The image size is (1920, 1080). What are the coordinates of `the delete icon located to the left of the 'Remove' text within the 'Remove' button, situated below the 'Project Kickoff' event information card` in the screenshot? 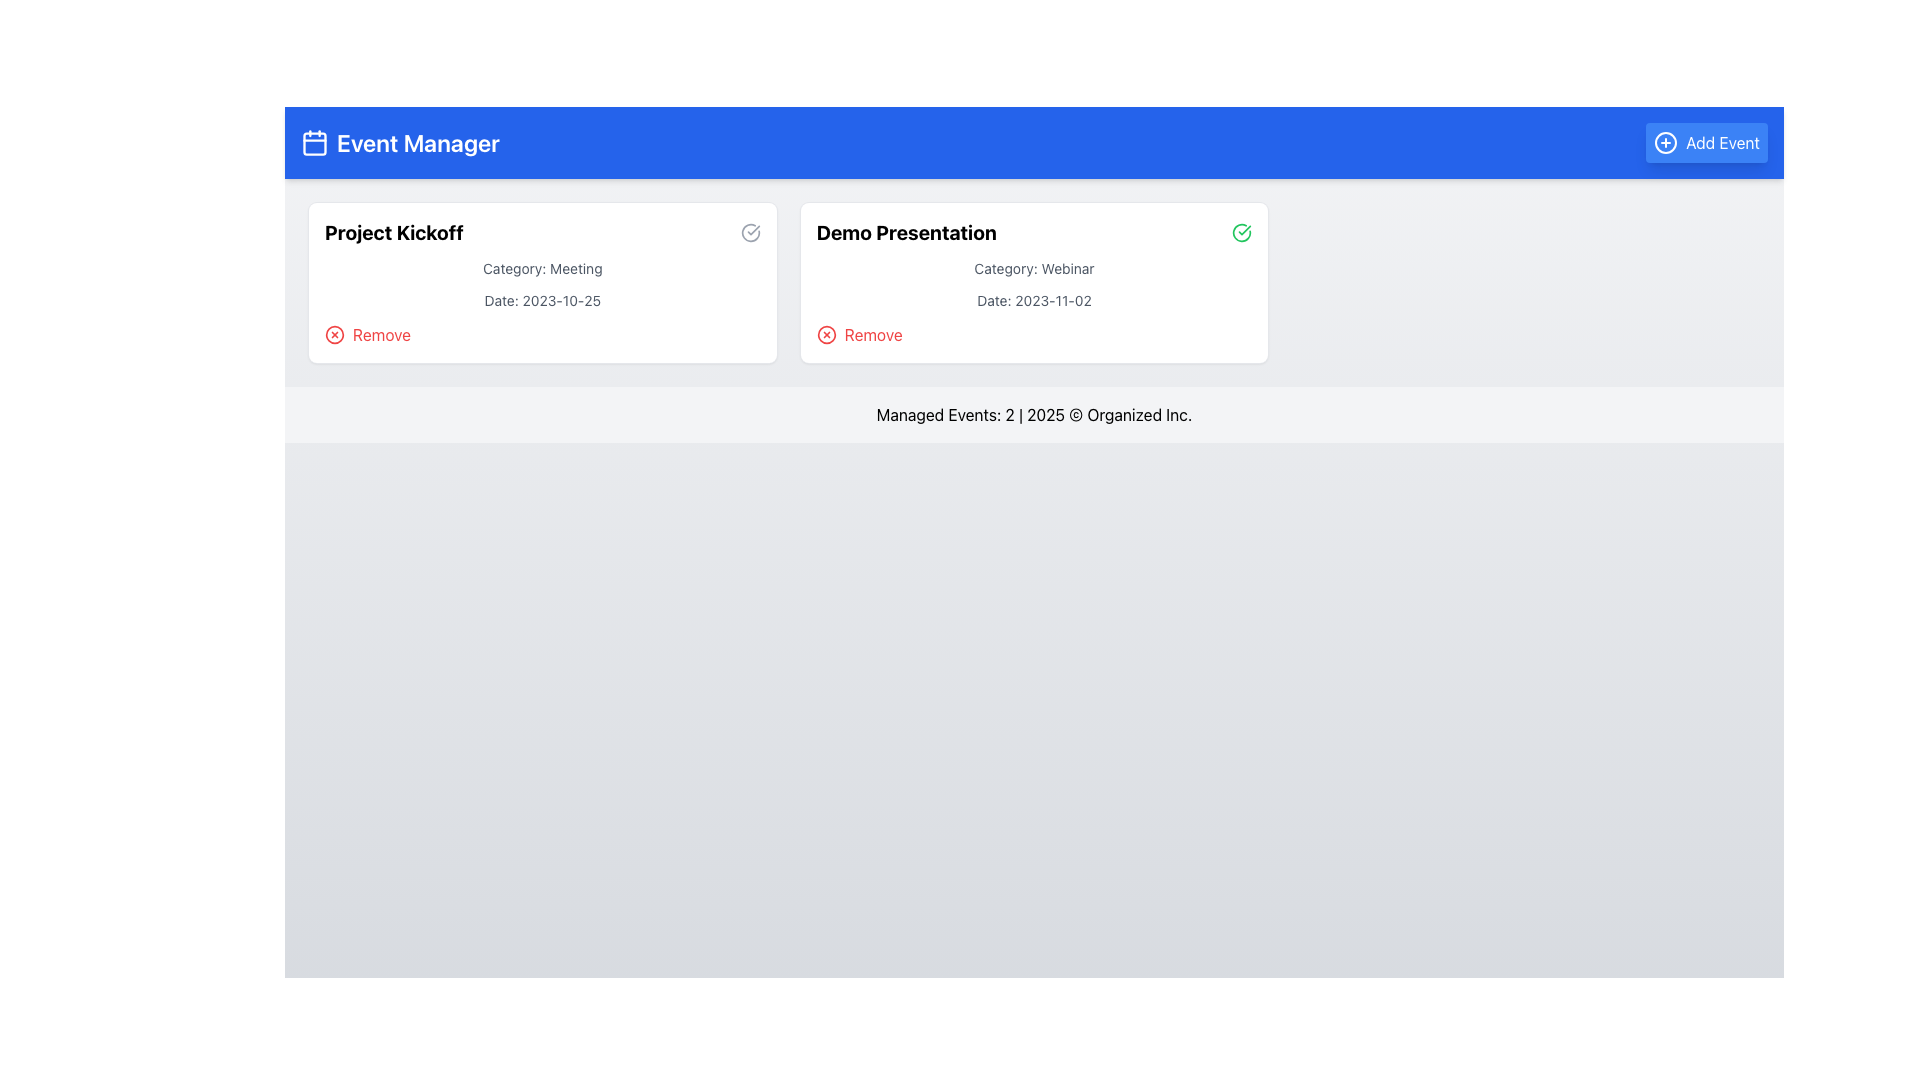 It's located at (335, 334).